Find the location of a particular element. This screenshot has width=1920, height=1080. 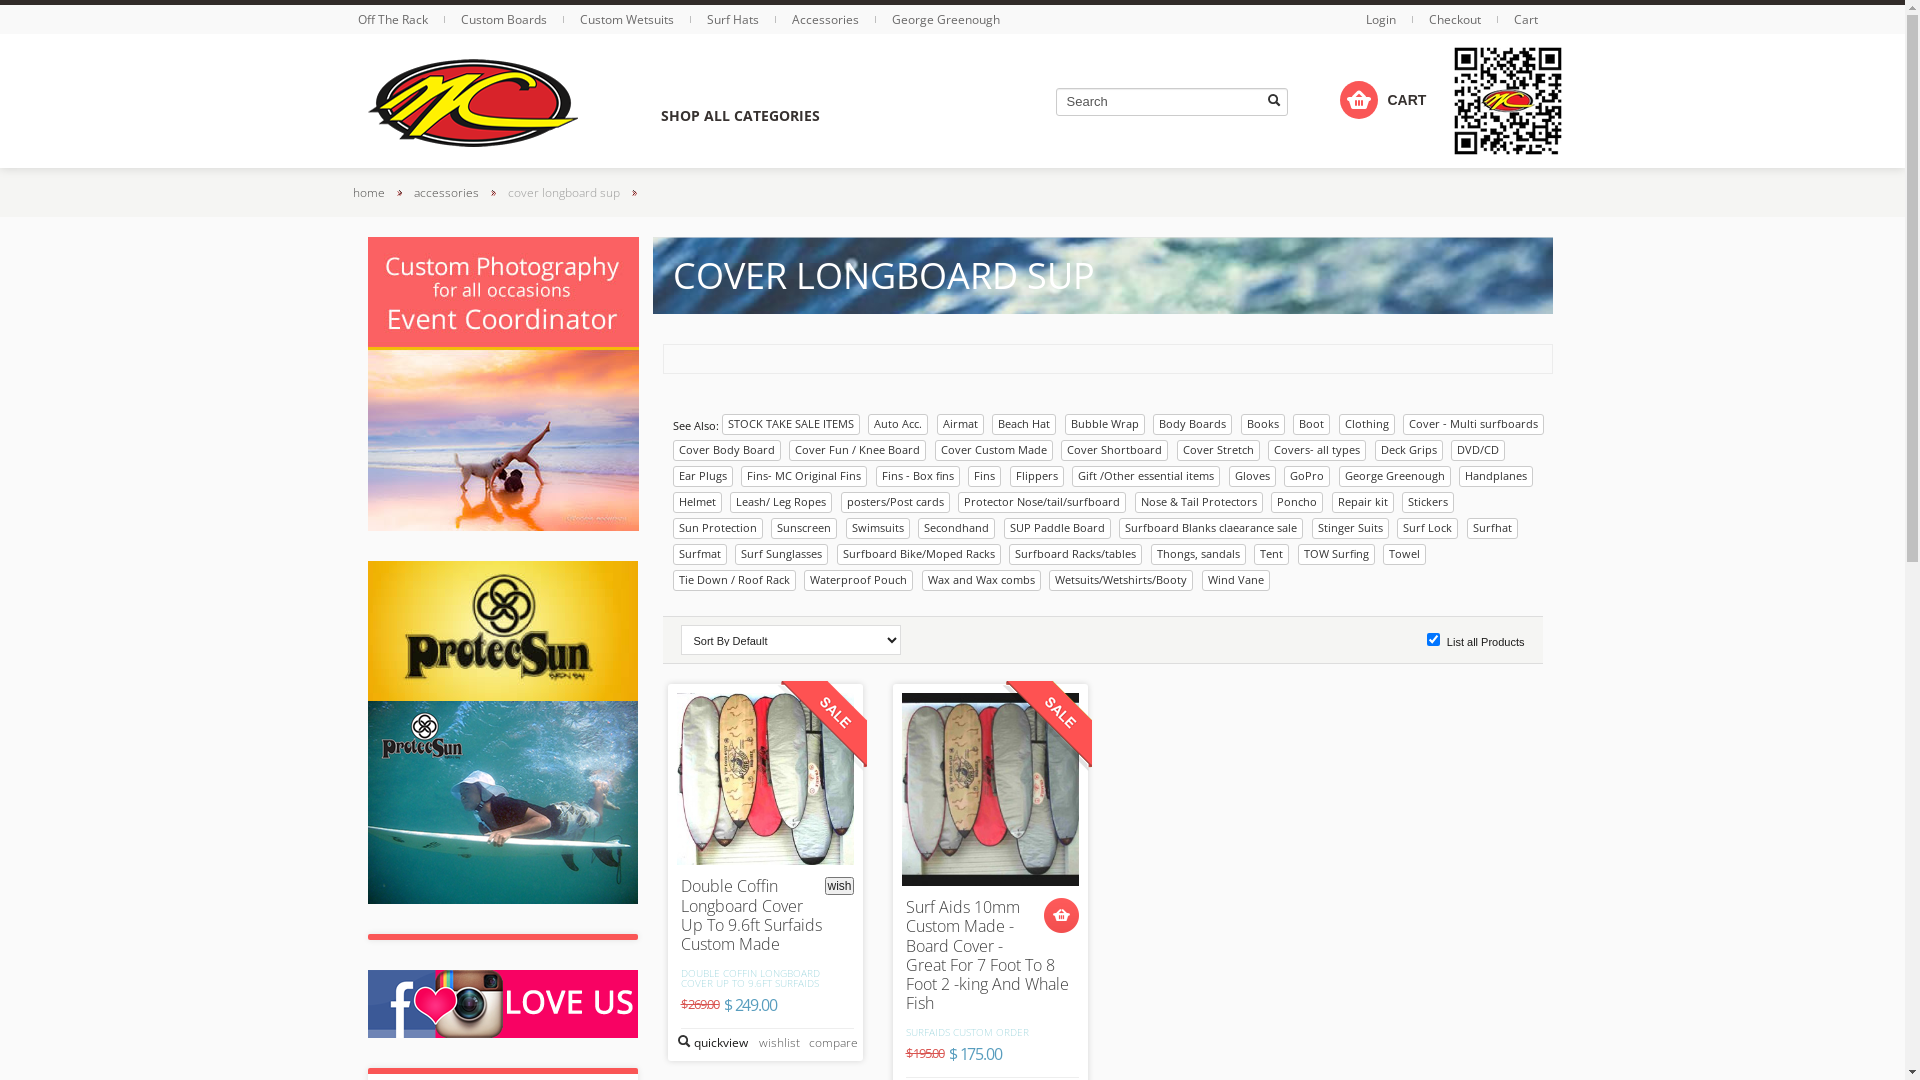

'Secondhand' is located at coordinates (916, 527).